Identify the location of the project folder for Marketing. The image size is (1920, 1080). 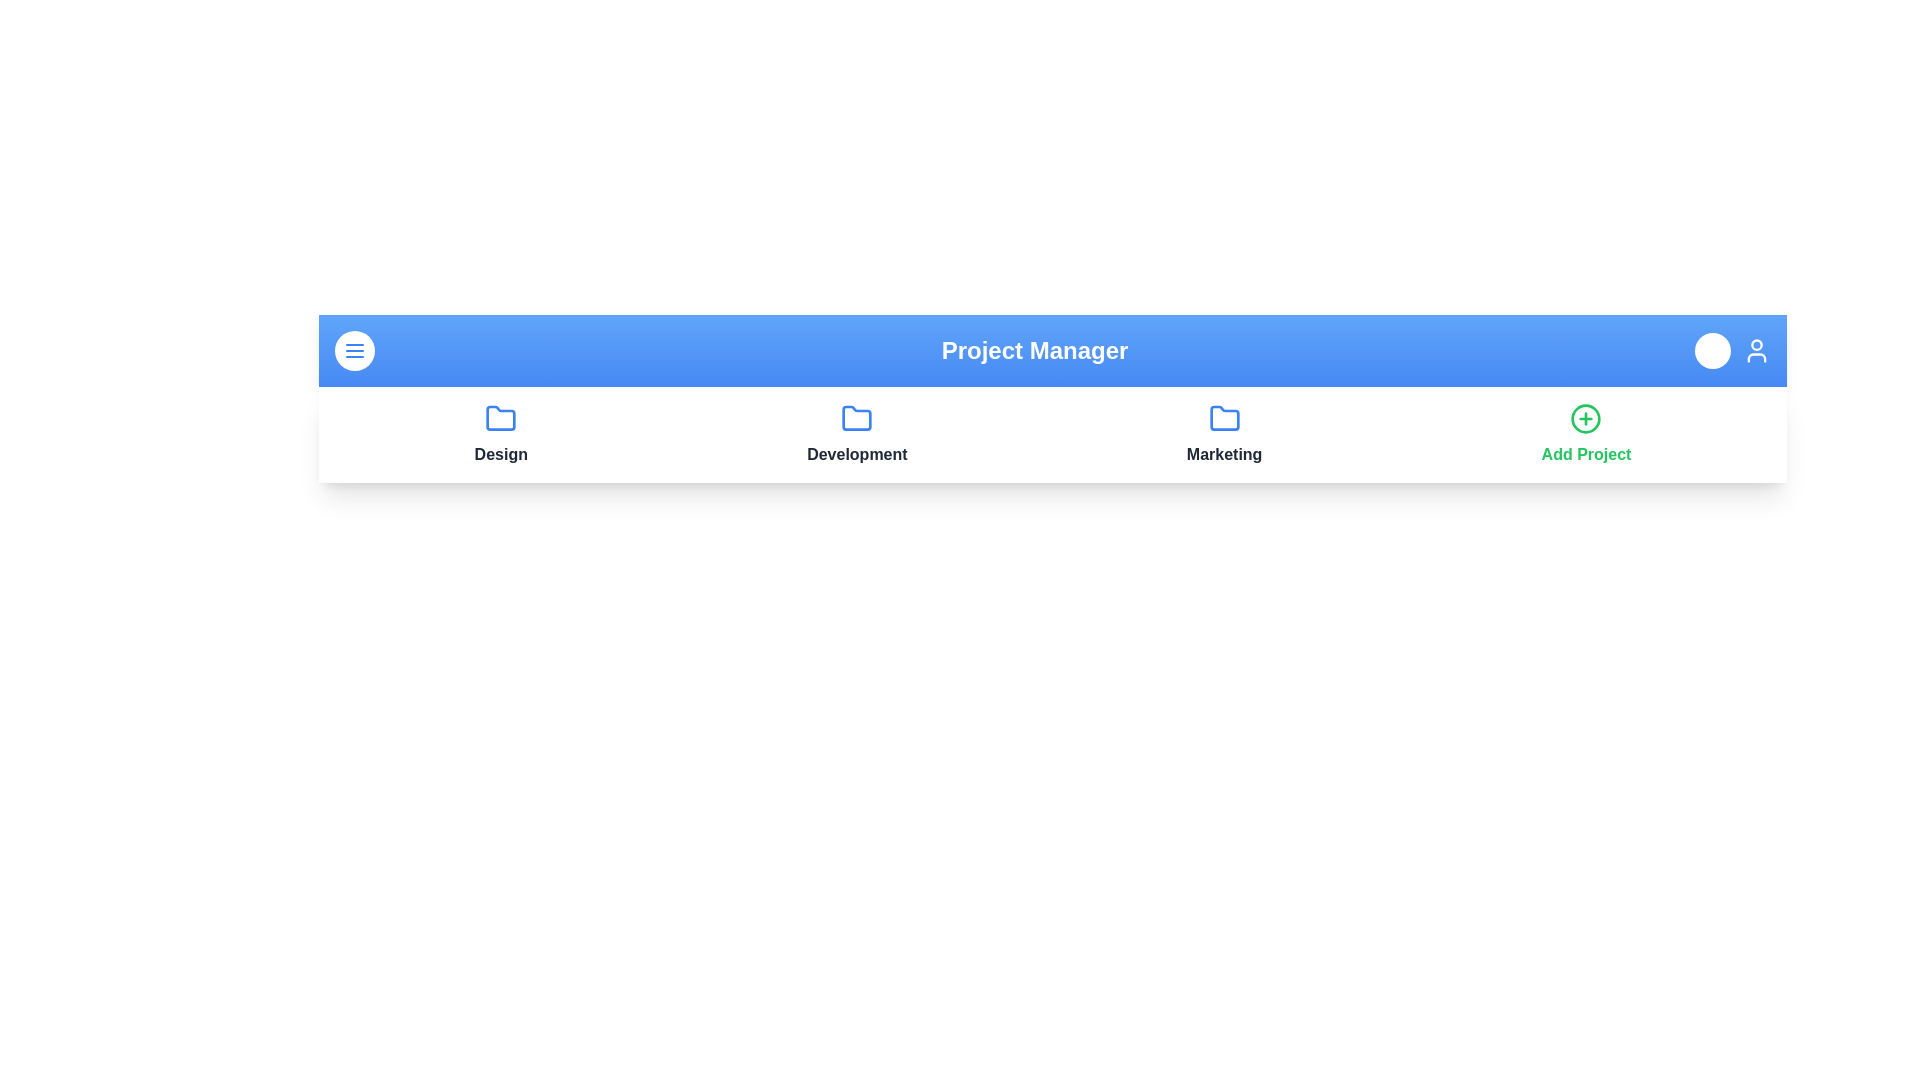
(1223, 418).